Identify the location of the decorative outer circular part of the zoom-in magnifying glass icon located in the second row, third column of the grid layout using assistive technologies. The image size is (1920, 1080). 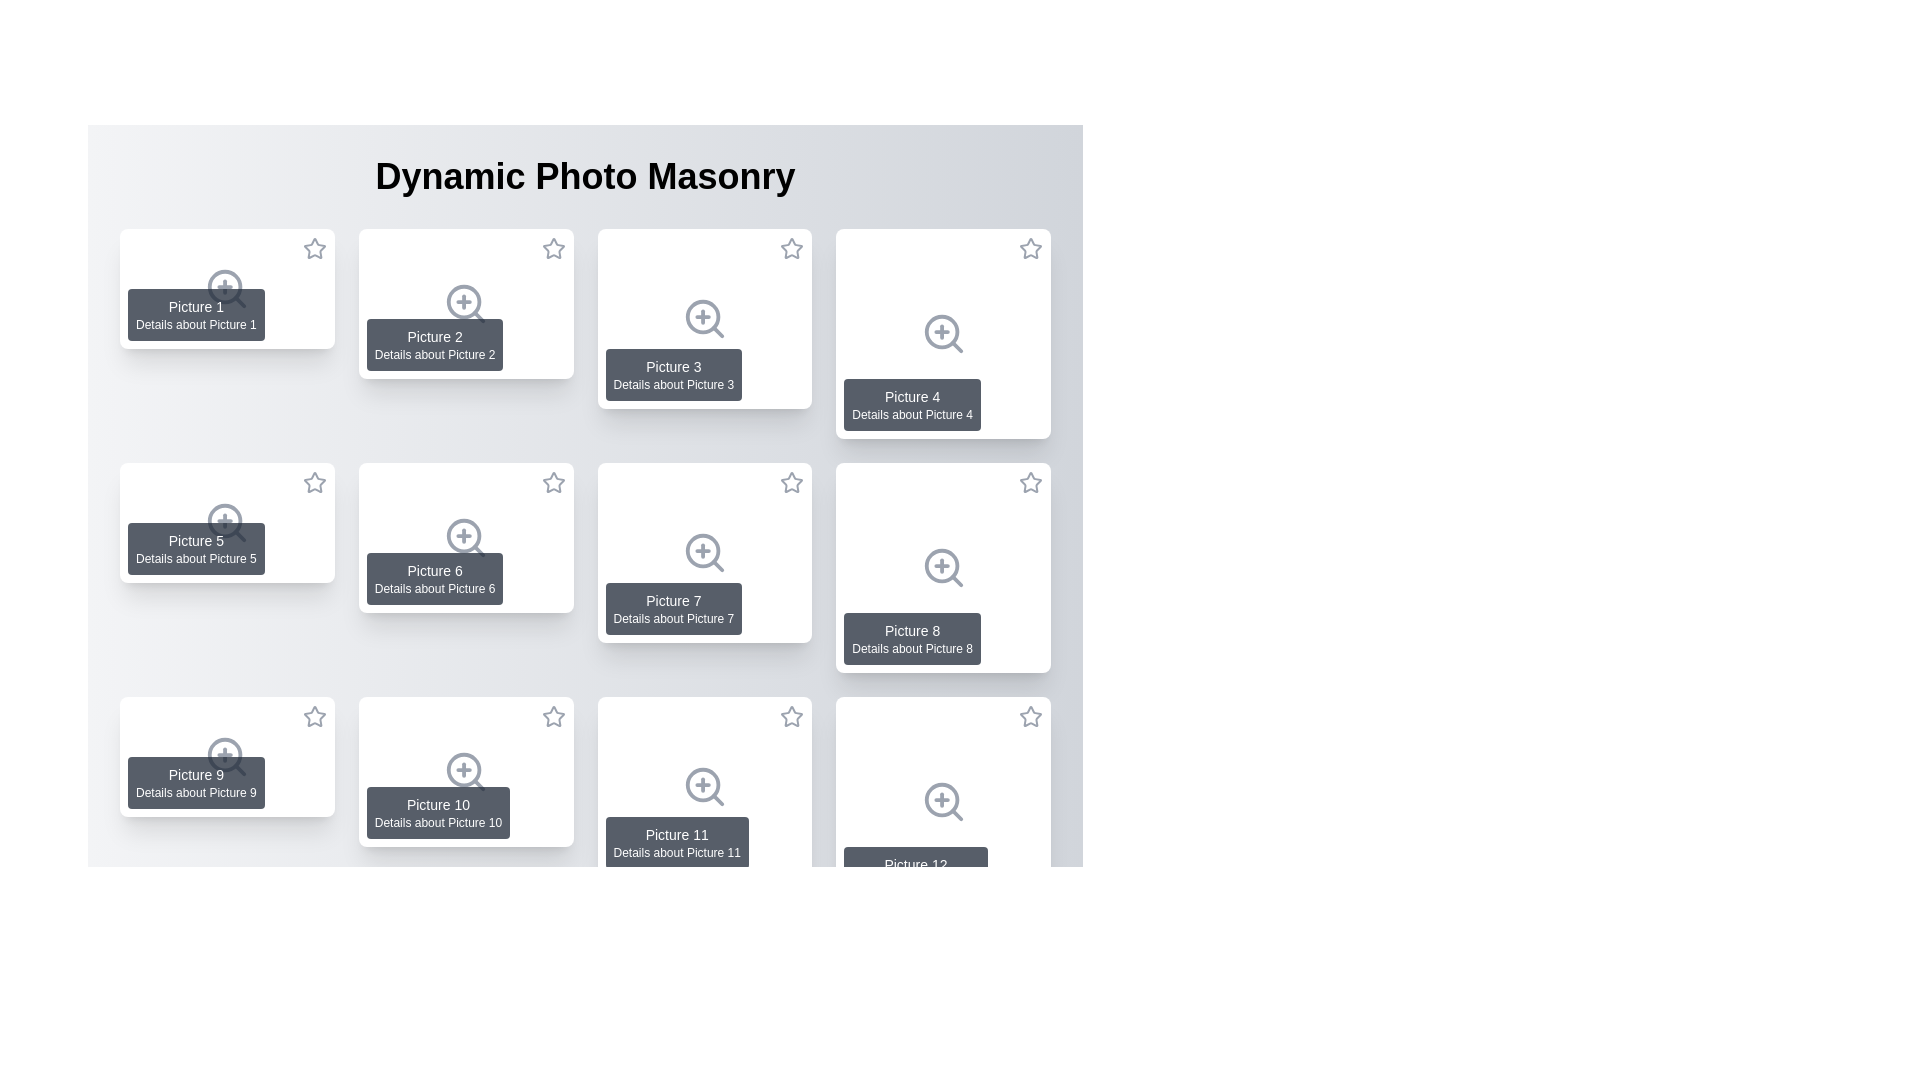
(702, 316).